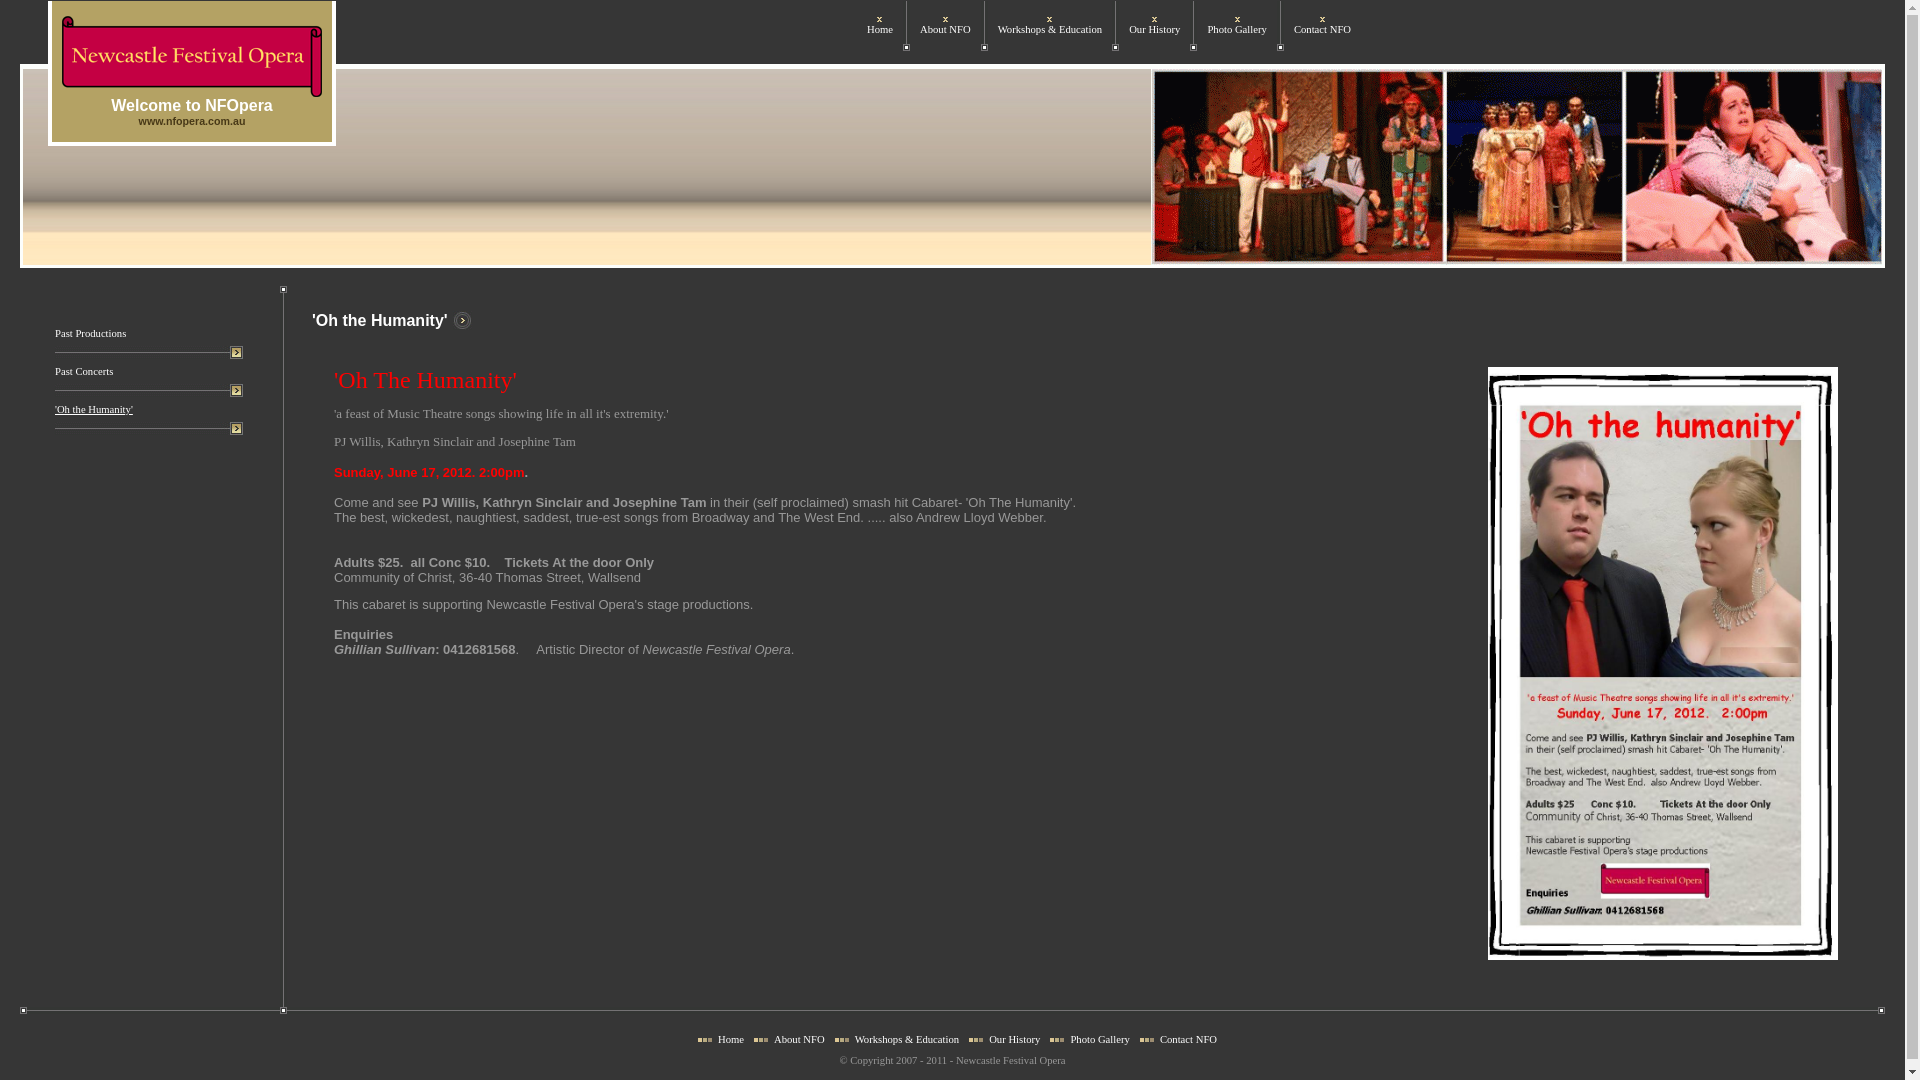 The height and width of the screenshot is (1080, 1920). What do you see at coordinates (798, 1038) in the screenshot?
I see `'About NFO'` at bounding box center [798, 1038].